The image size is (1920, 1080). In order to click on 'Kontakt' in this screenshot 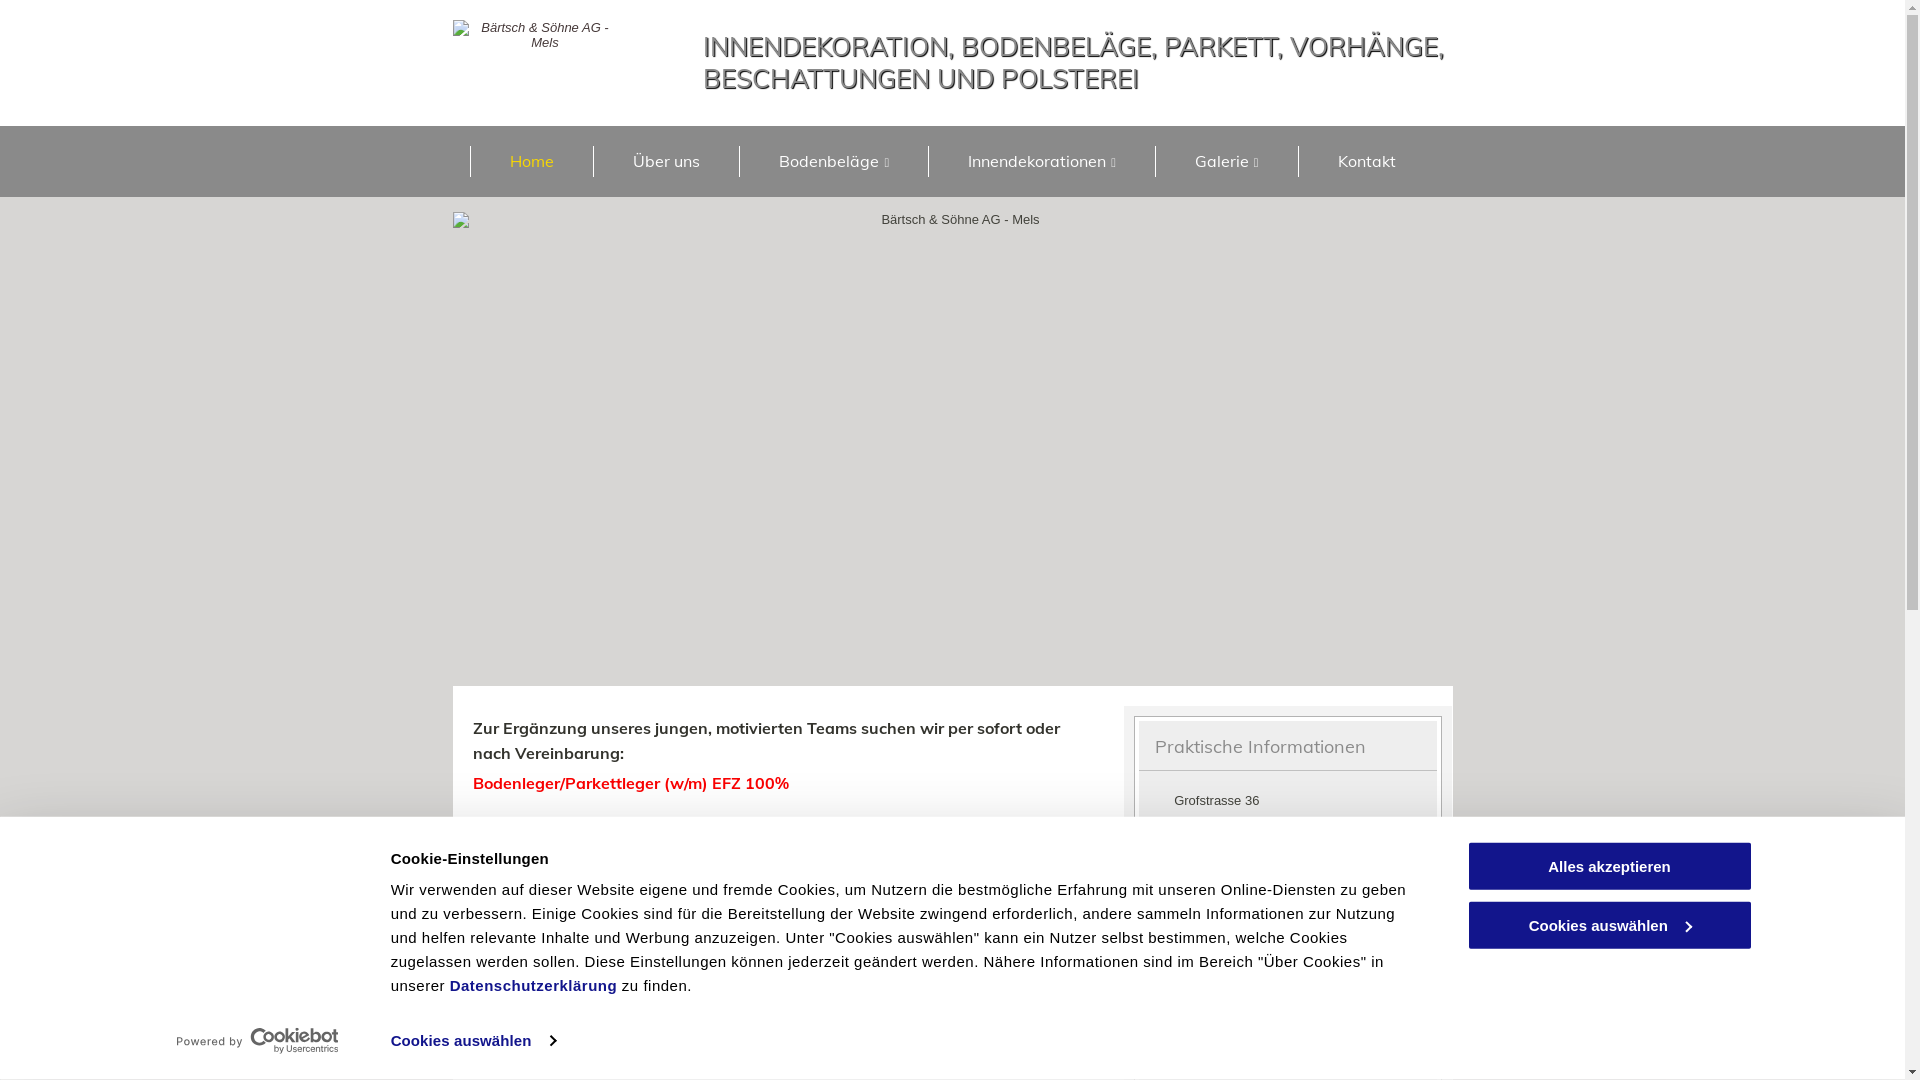, I will do `click(1365, 160)`.